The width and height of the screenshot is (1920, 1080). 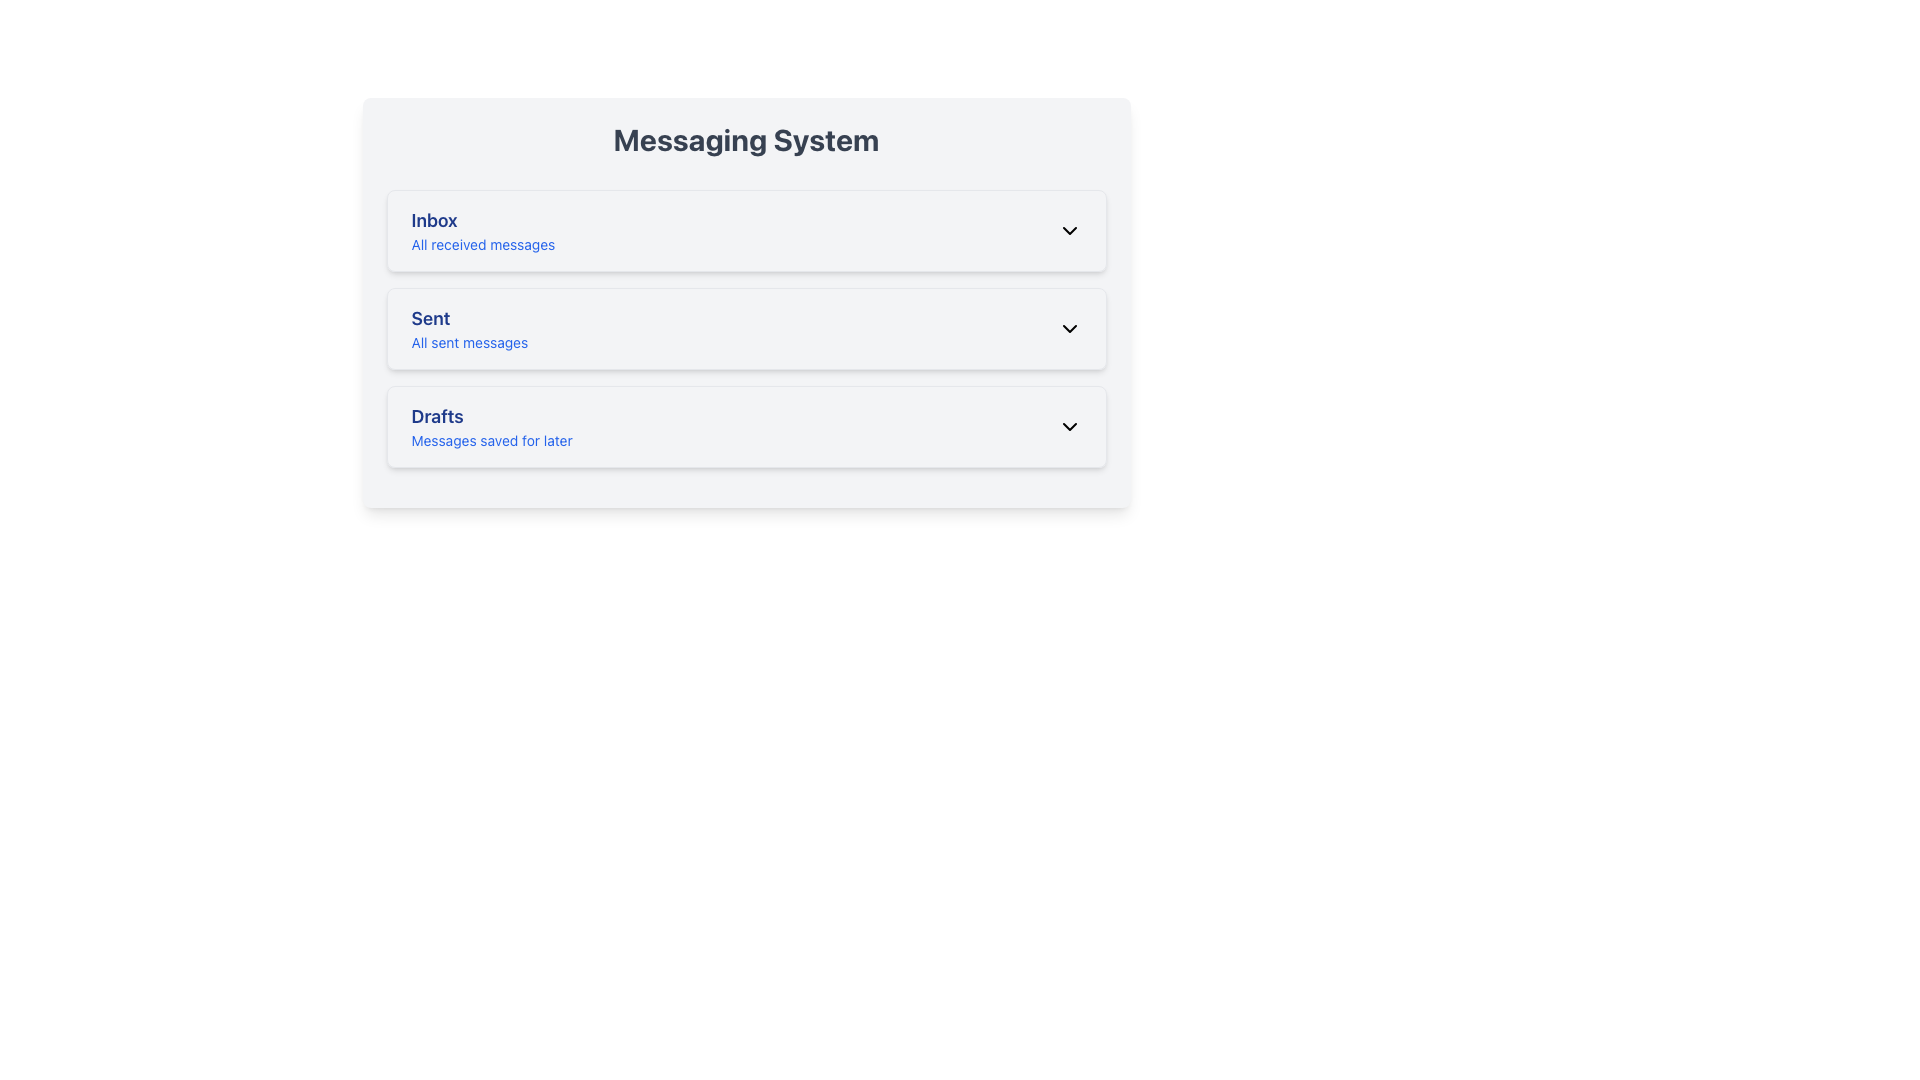 I want to click on the small downward-pointing chevron icon on the right side of the 'Inbox' section, so click(x=1068, y=230).